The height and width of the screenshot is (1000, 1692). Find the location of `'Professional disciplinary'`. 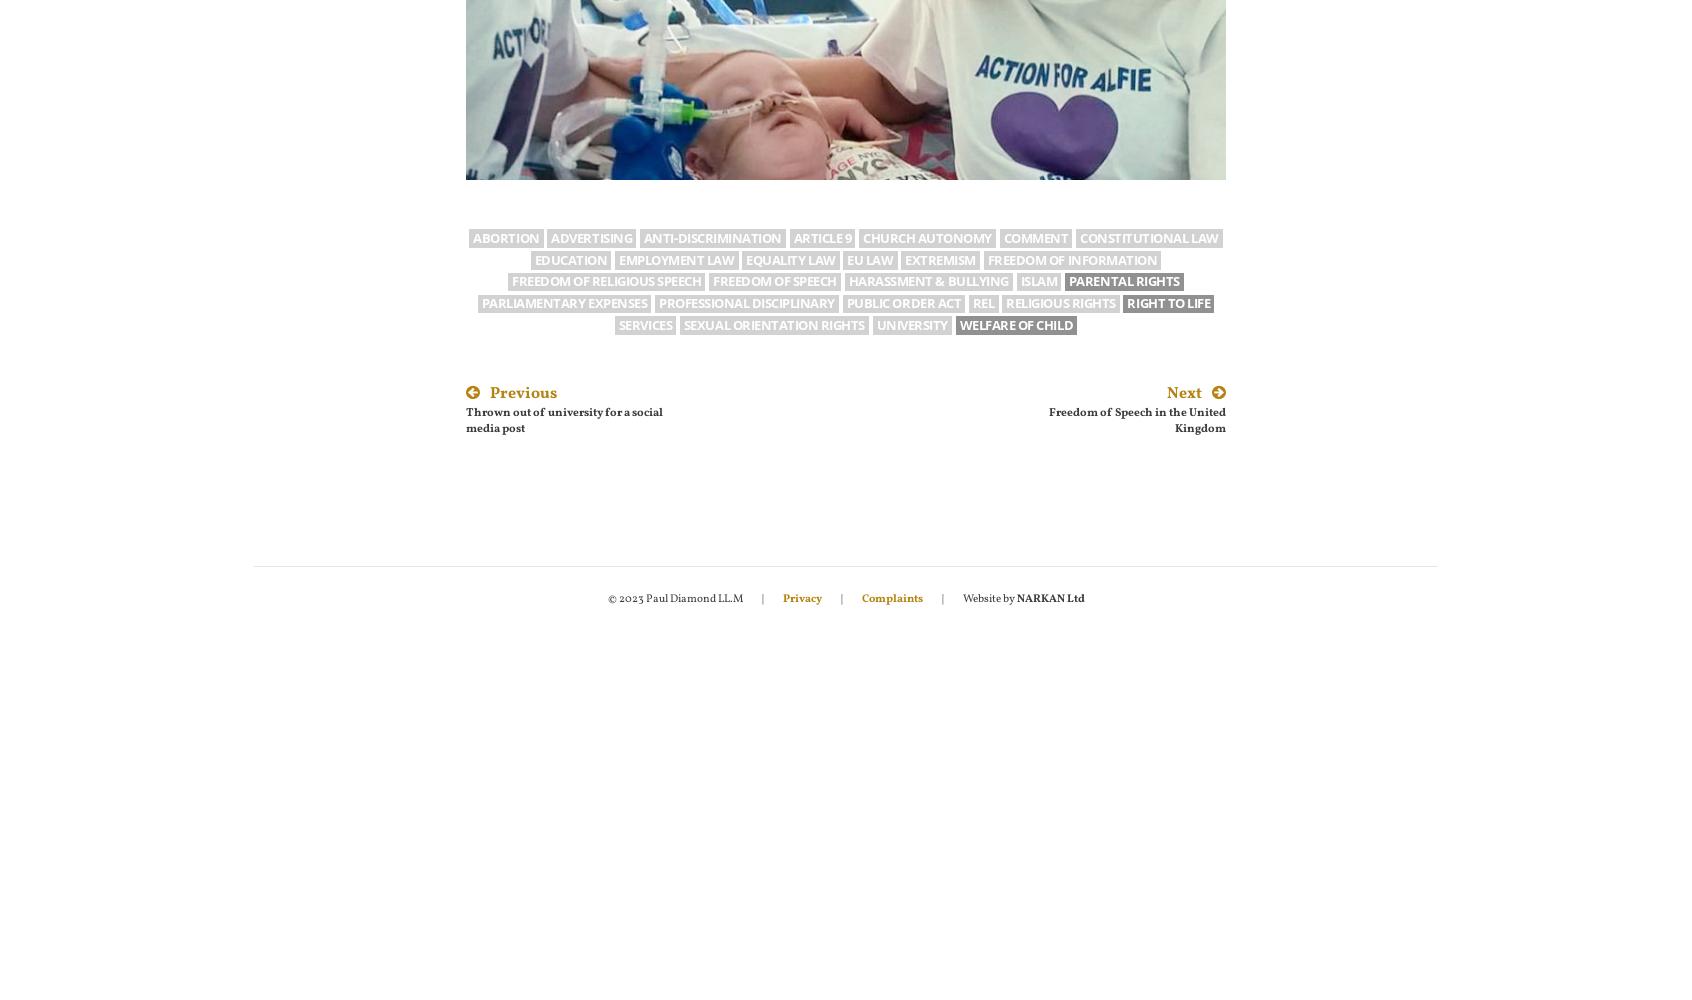

'Professional disciplinary' is located at coordinates (746, 303).